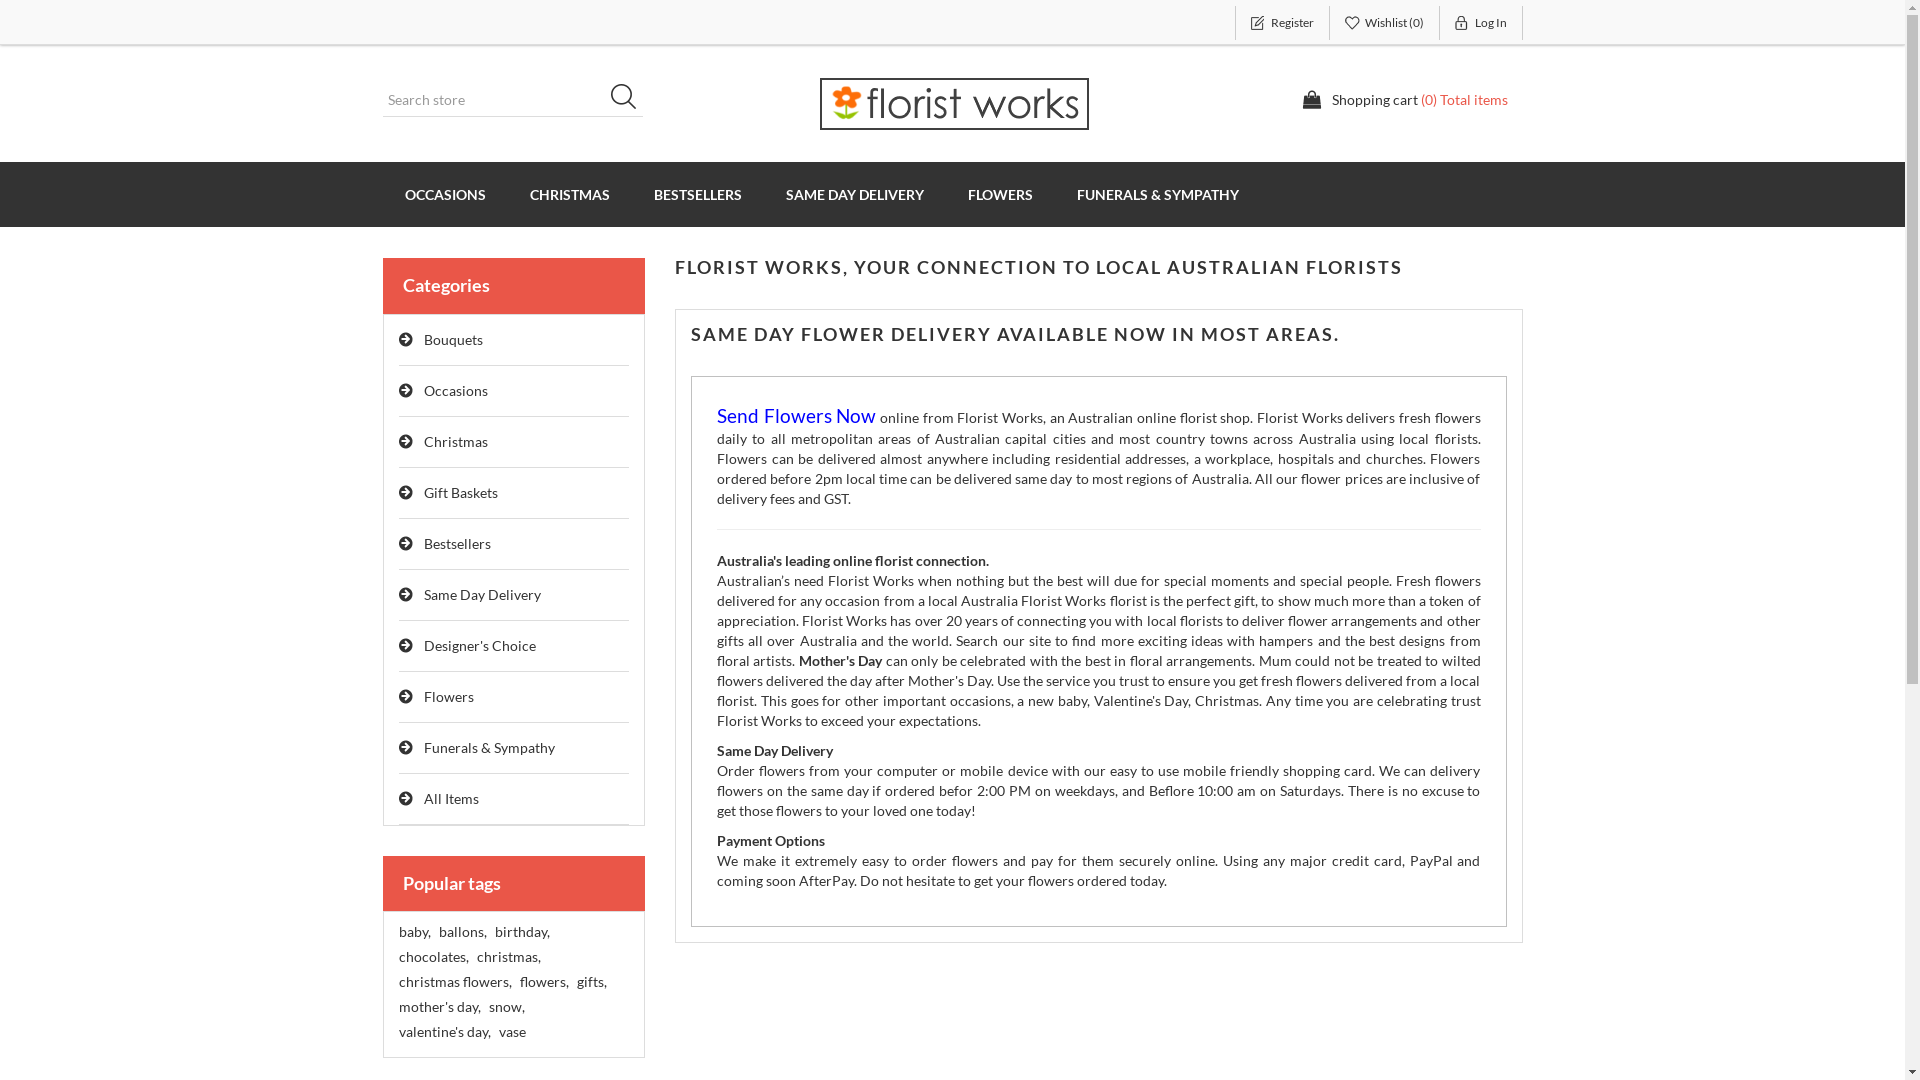 Image resolution: width=1920 pixels, height=1080 pixels. I want to click on 'Funerals & Sympathy', so click(513, 748).